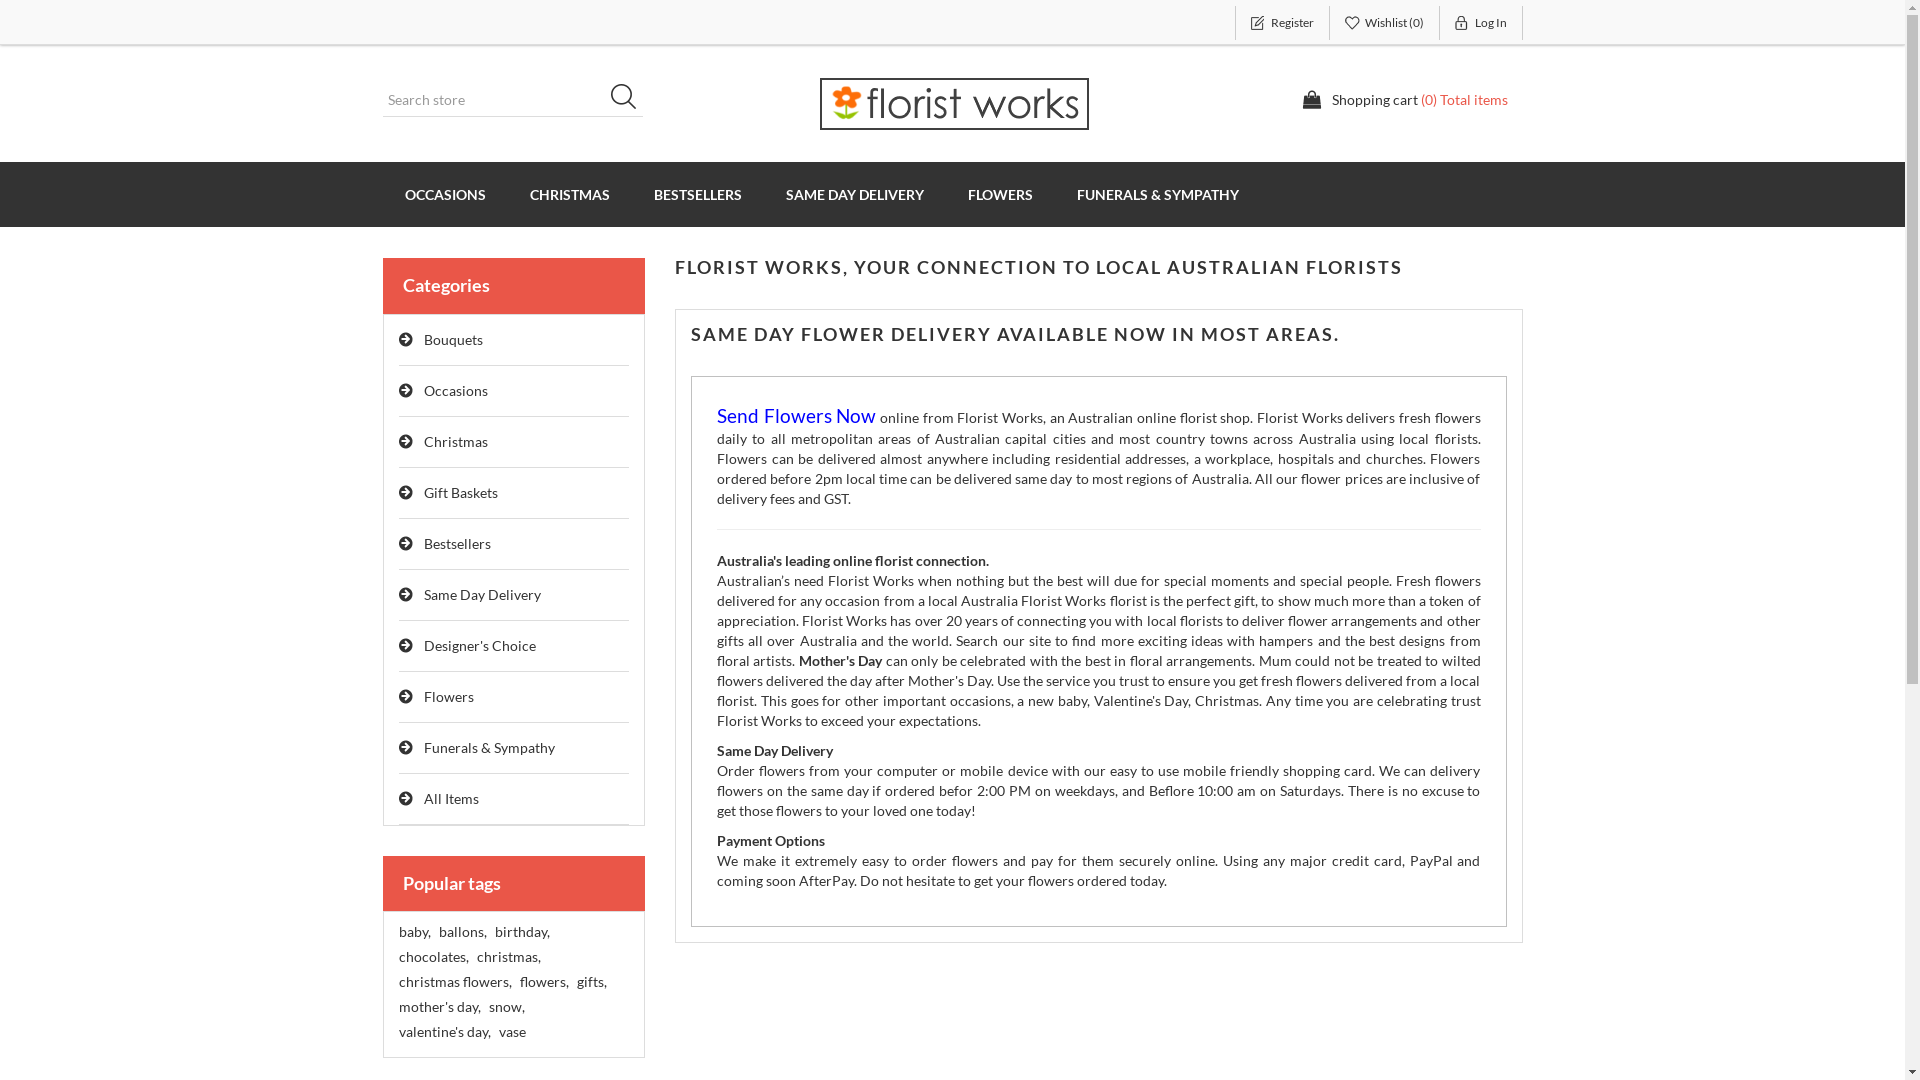 Image resolution: width=1920 pixels, height=1080 pixels. I want to click on 'Funerals & Sympathy', so click(513, 748).